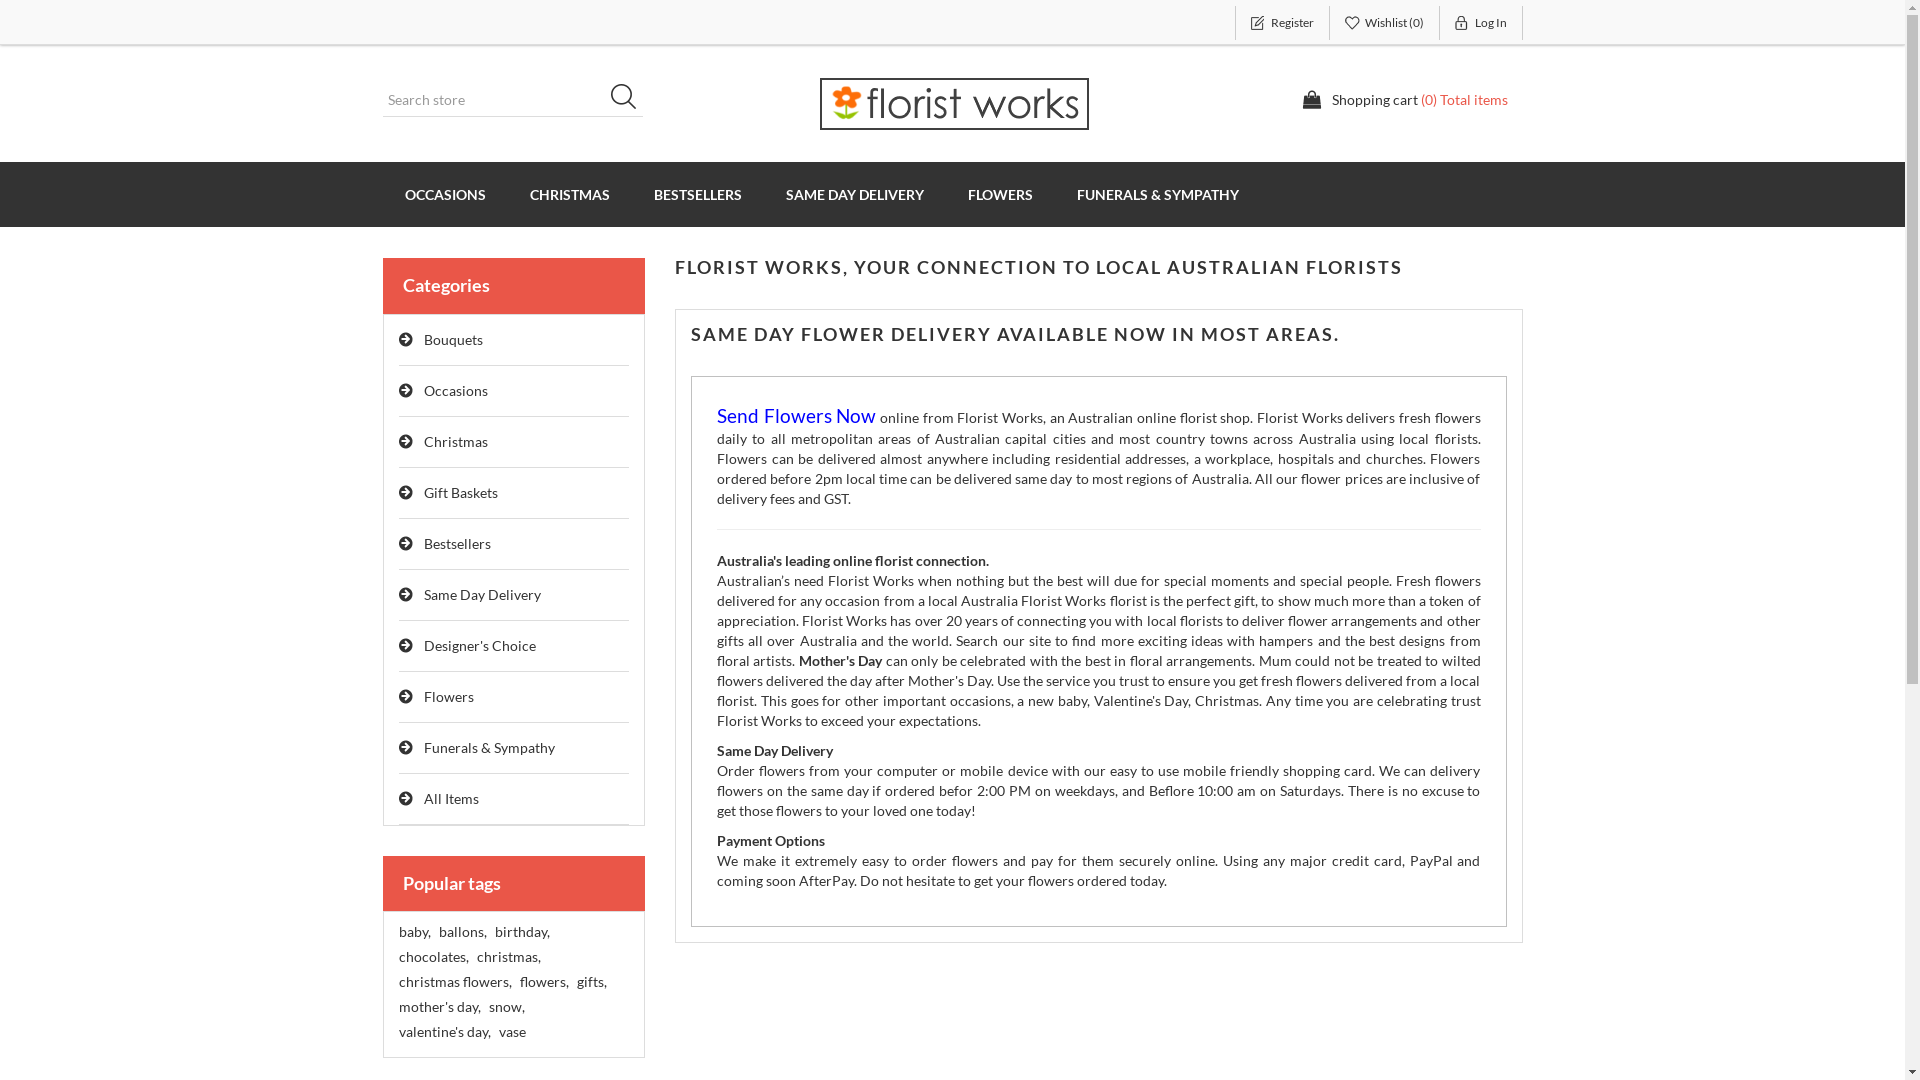 Image resolution: width=1920 pixels, height=1080 pixels. I want to click on 'Funerals & Sympathy', so click(513, 748).